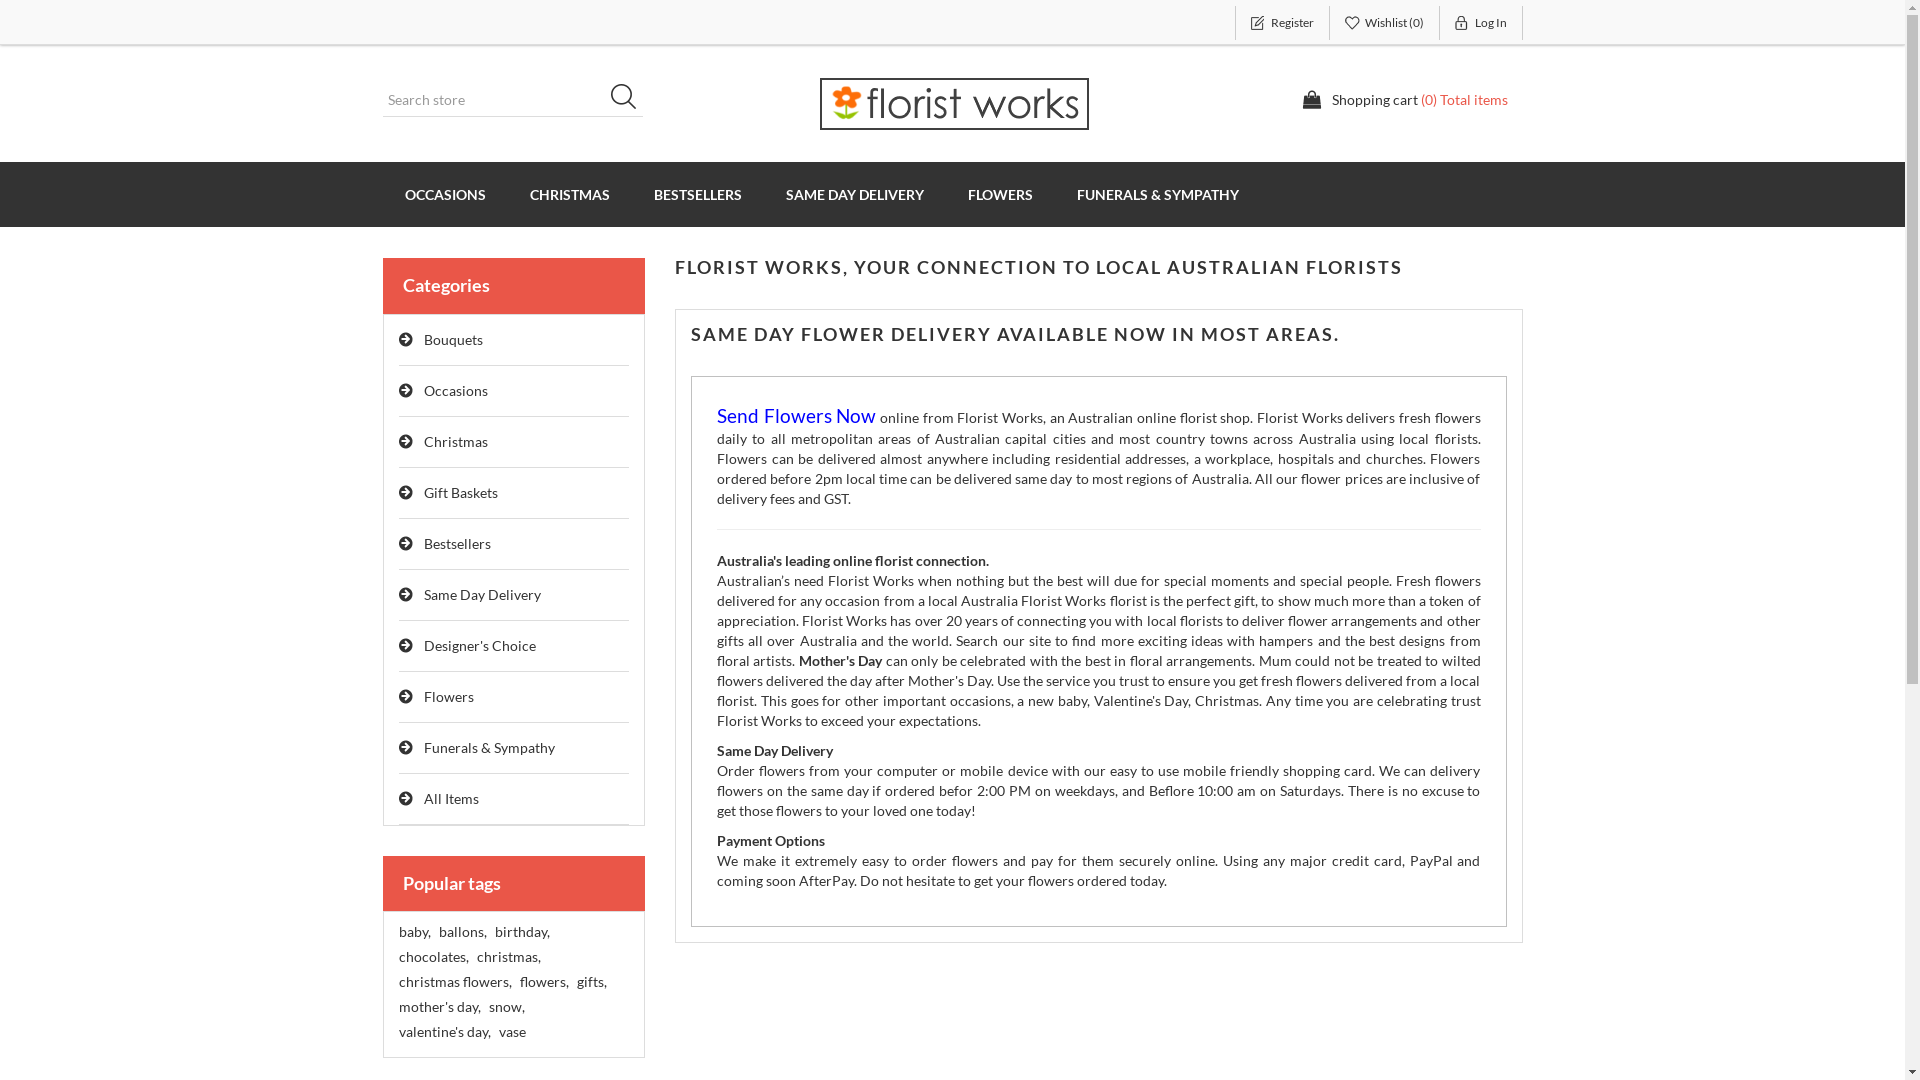 Image resolution: width=1920 pixels, height=1080 pixels. I want to click on 'Funerals & Sympathy', so click(513, 748).